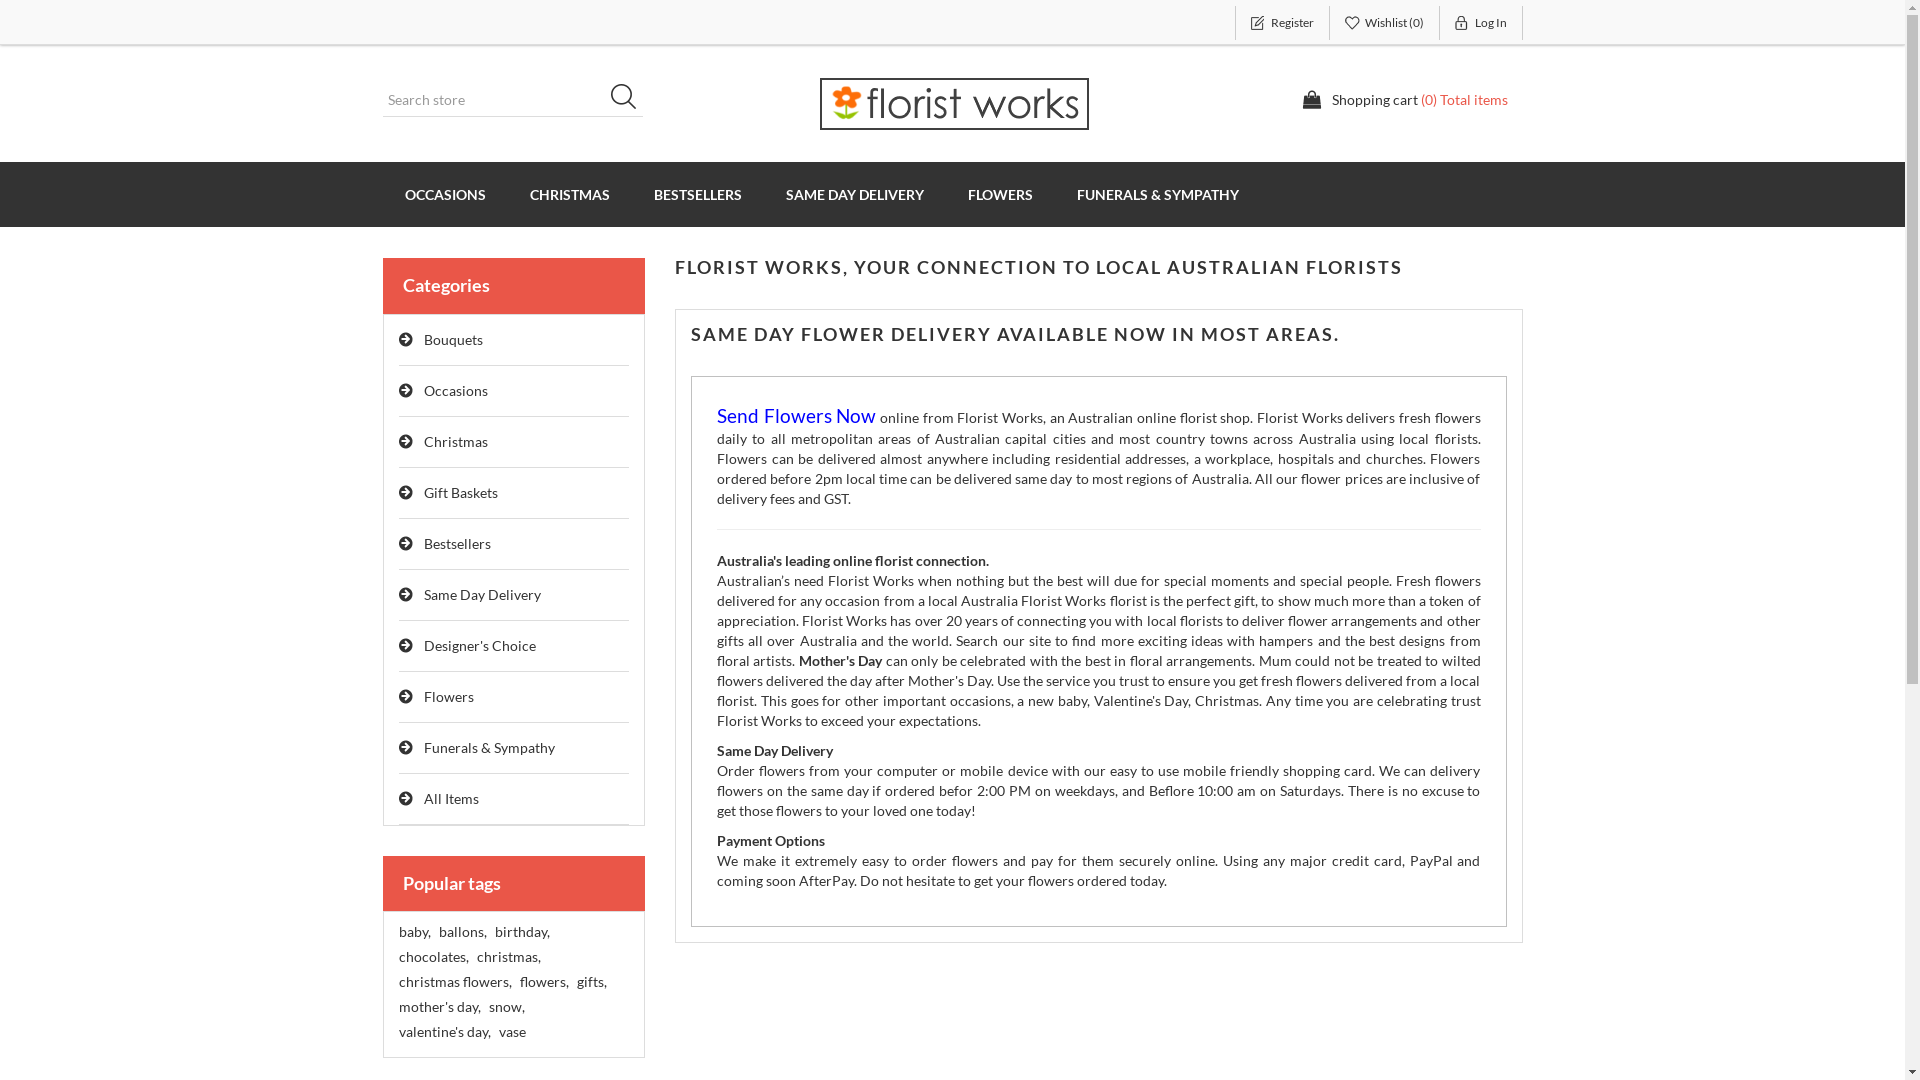 Image resolution: width=1920 pixels, height=1080 pixels. I want to click on 'Funerals & Sympathy', so click(513, 748).